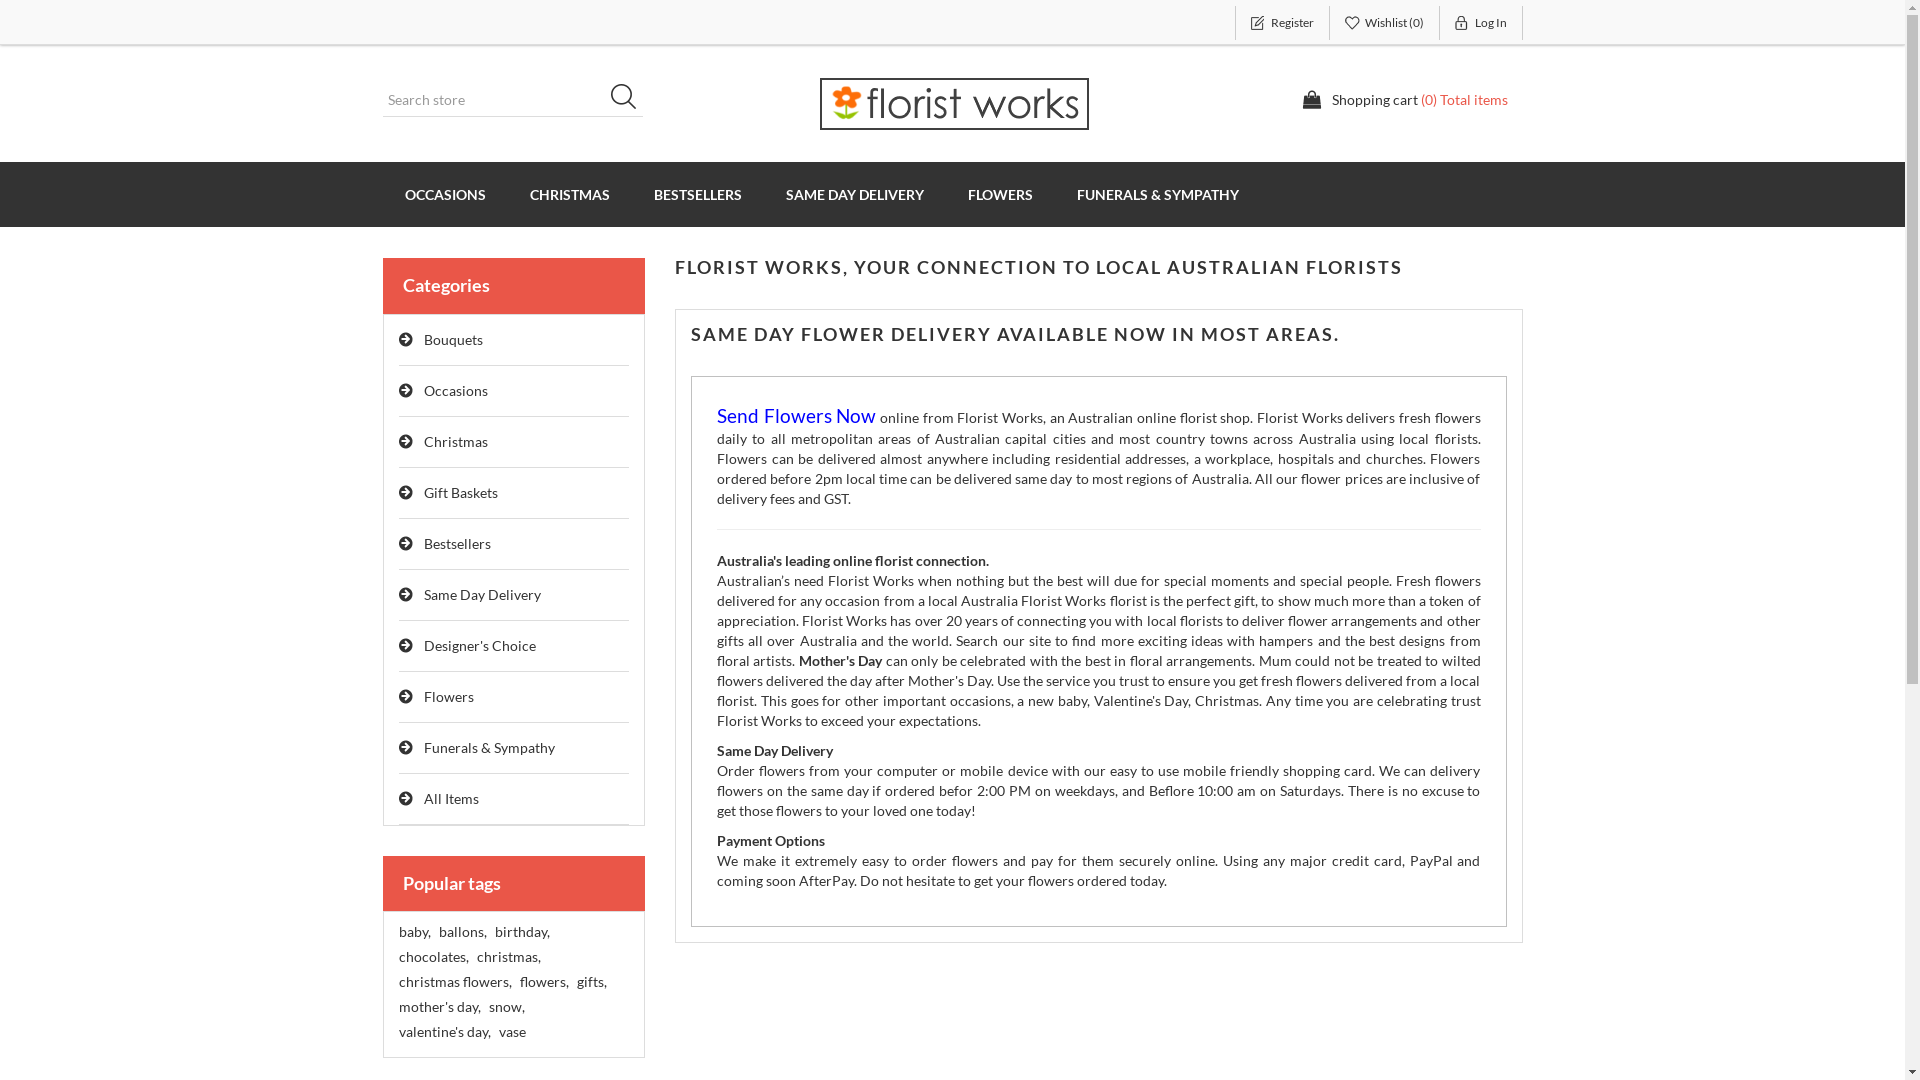 Image resolution: width=1920 pixels, height=1080 pixels. I want to click on 'Funerals & Sympathy', so click(513, 748).